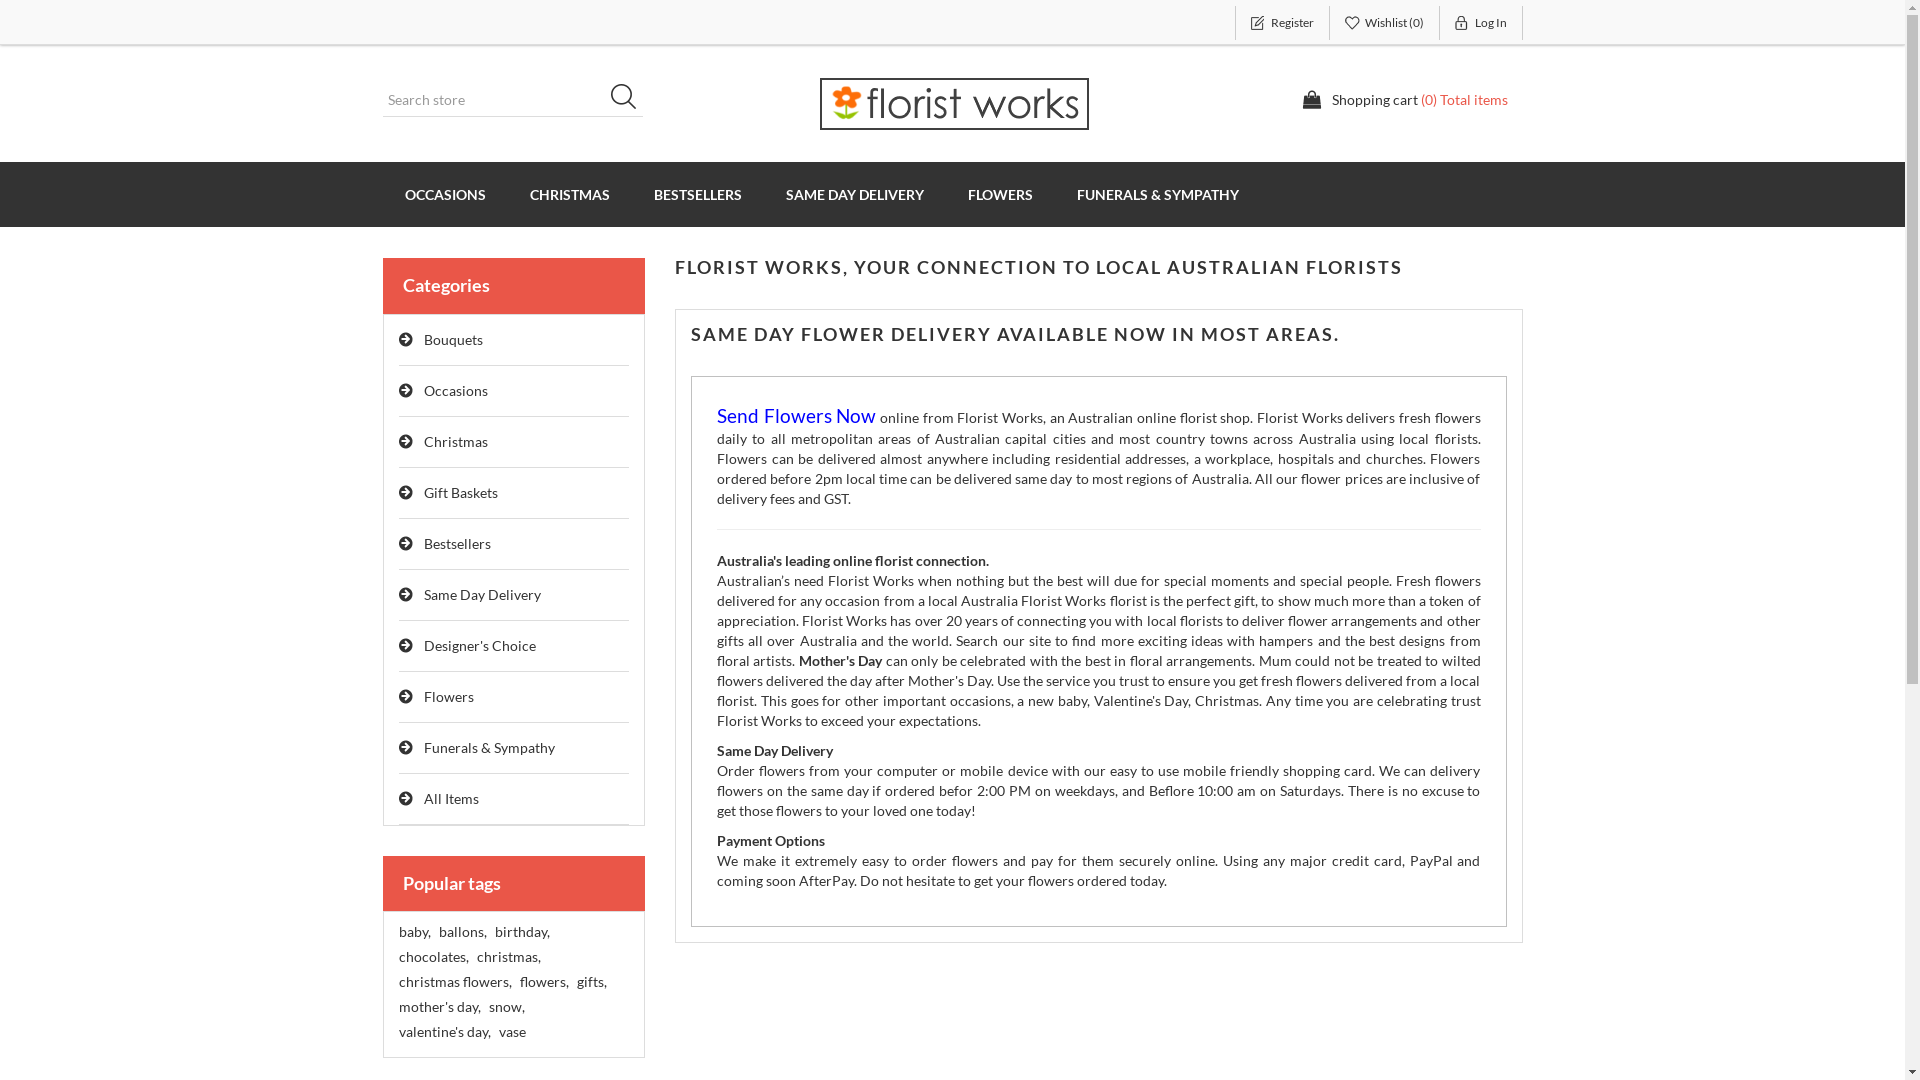 Image resolution: width=1920 pixels, height=1080 pixels. I want to click on 'Funerals & Sympathy', so click(513, 748).